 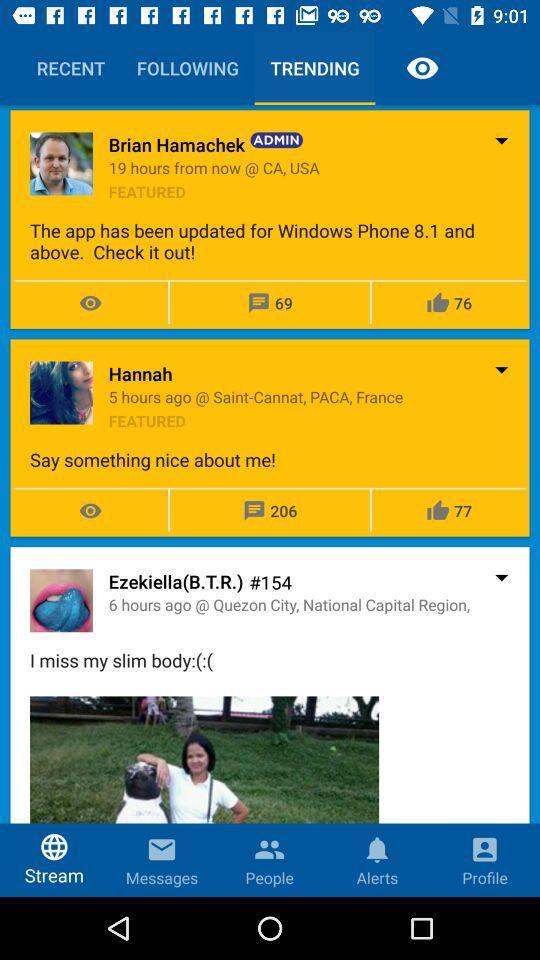 What do you see at coordinates (176, 581) in the screenshot?
I see `the icon to the left of the #154 item` at bounding box center [176, 581].